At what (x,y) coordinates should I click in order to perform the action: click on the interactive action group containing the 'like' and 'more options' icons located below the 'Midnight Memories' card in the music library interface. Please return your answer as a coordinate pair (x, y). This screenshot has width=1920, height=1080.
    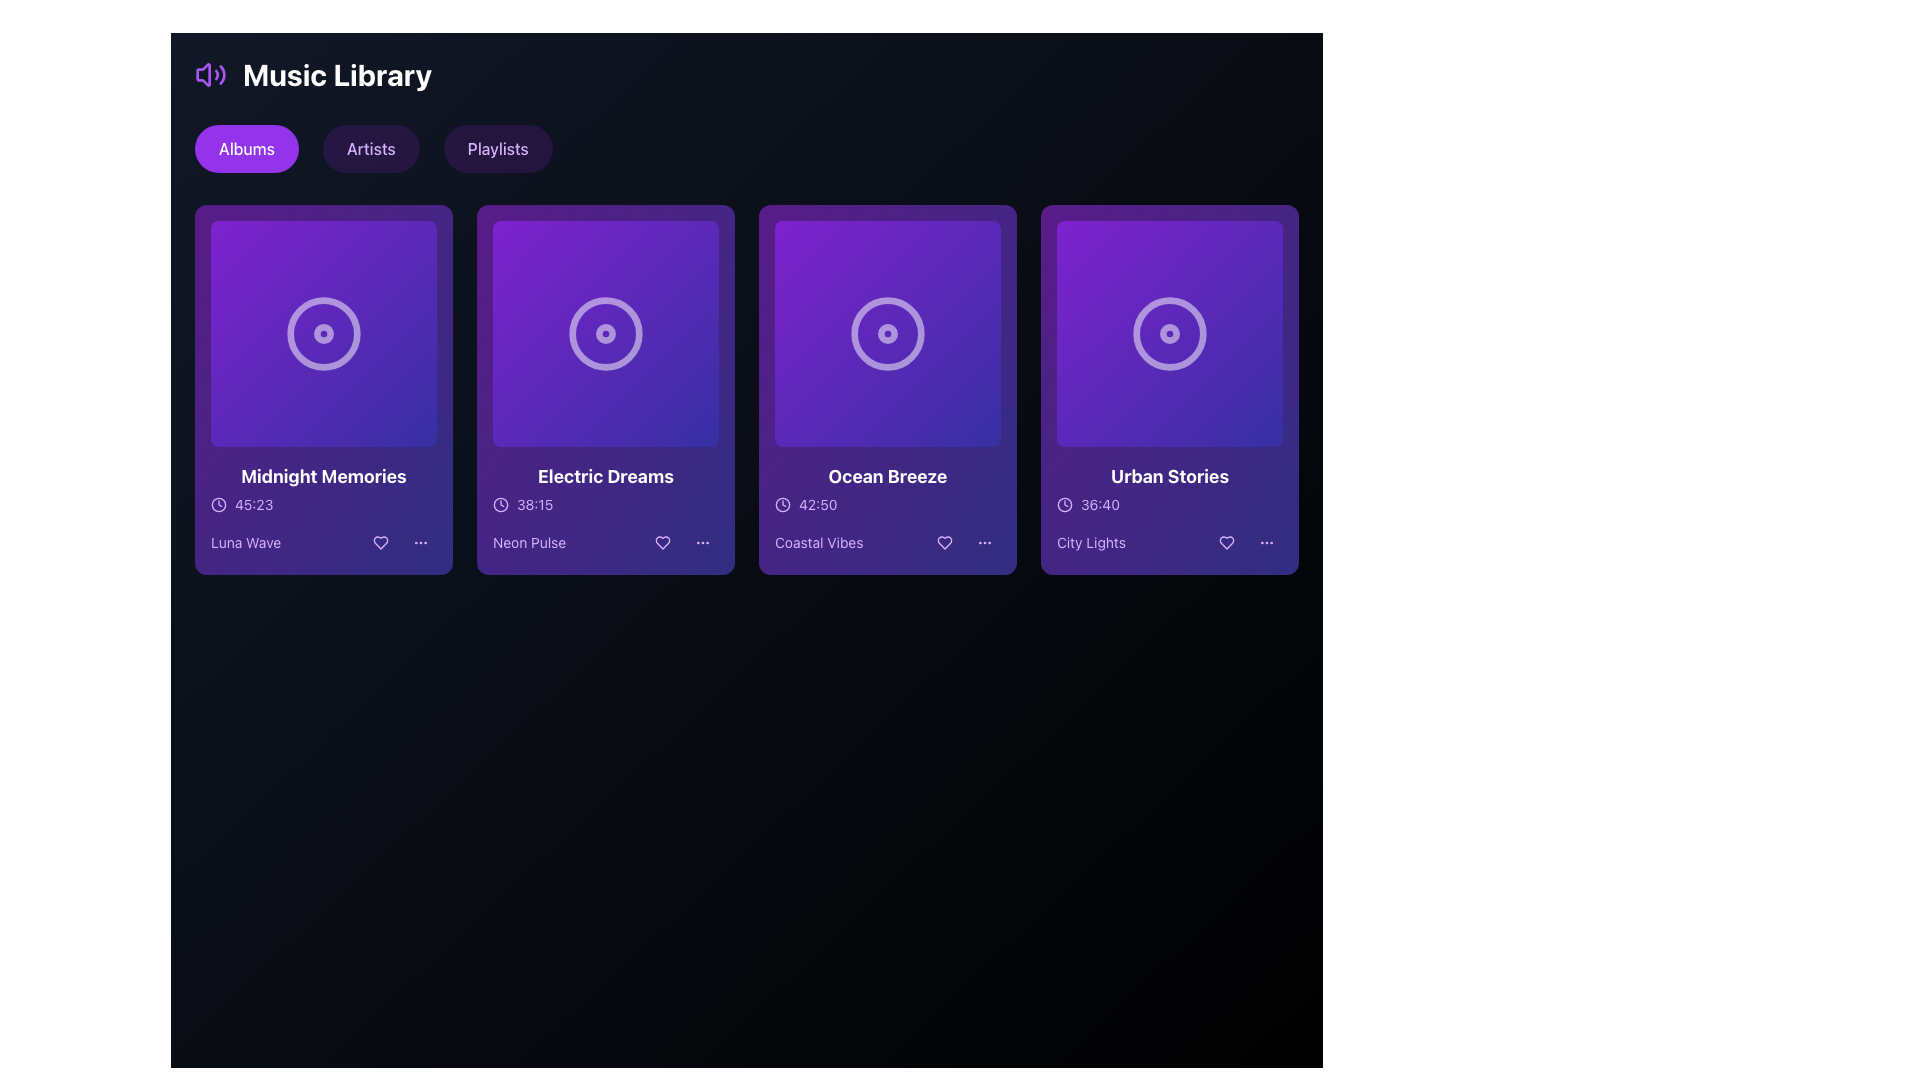
    Looking at the image, I should click on (400, 543).